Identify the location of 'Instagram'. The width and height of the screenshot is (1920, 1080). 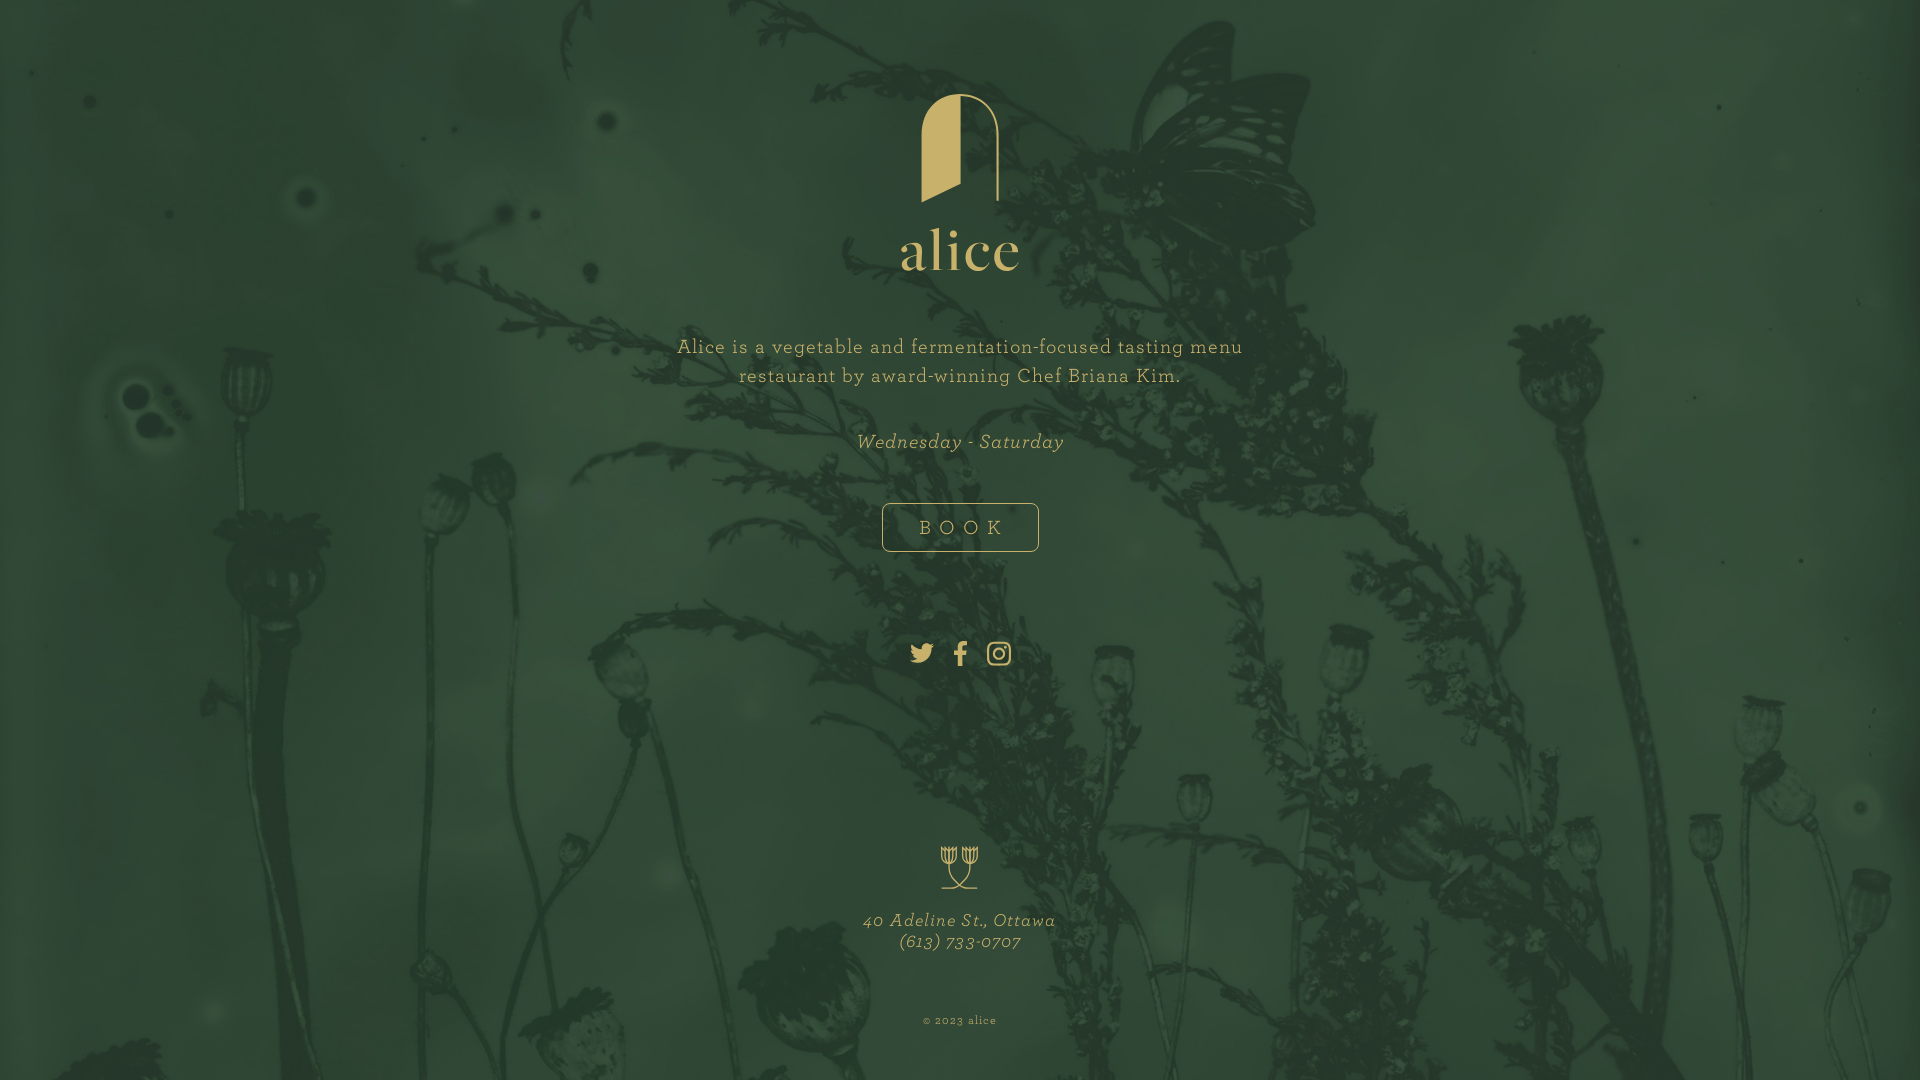
(998, 655).